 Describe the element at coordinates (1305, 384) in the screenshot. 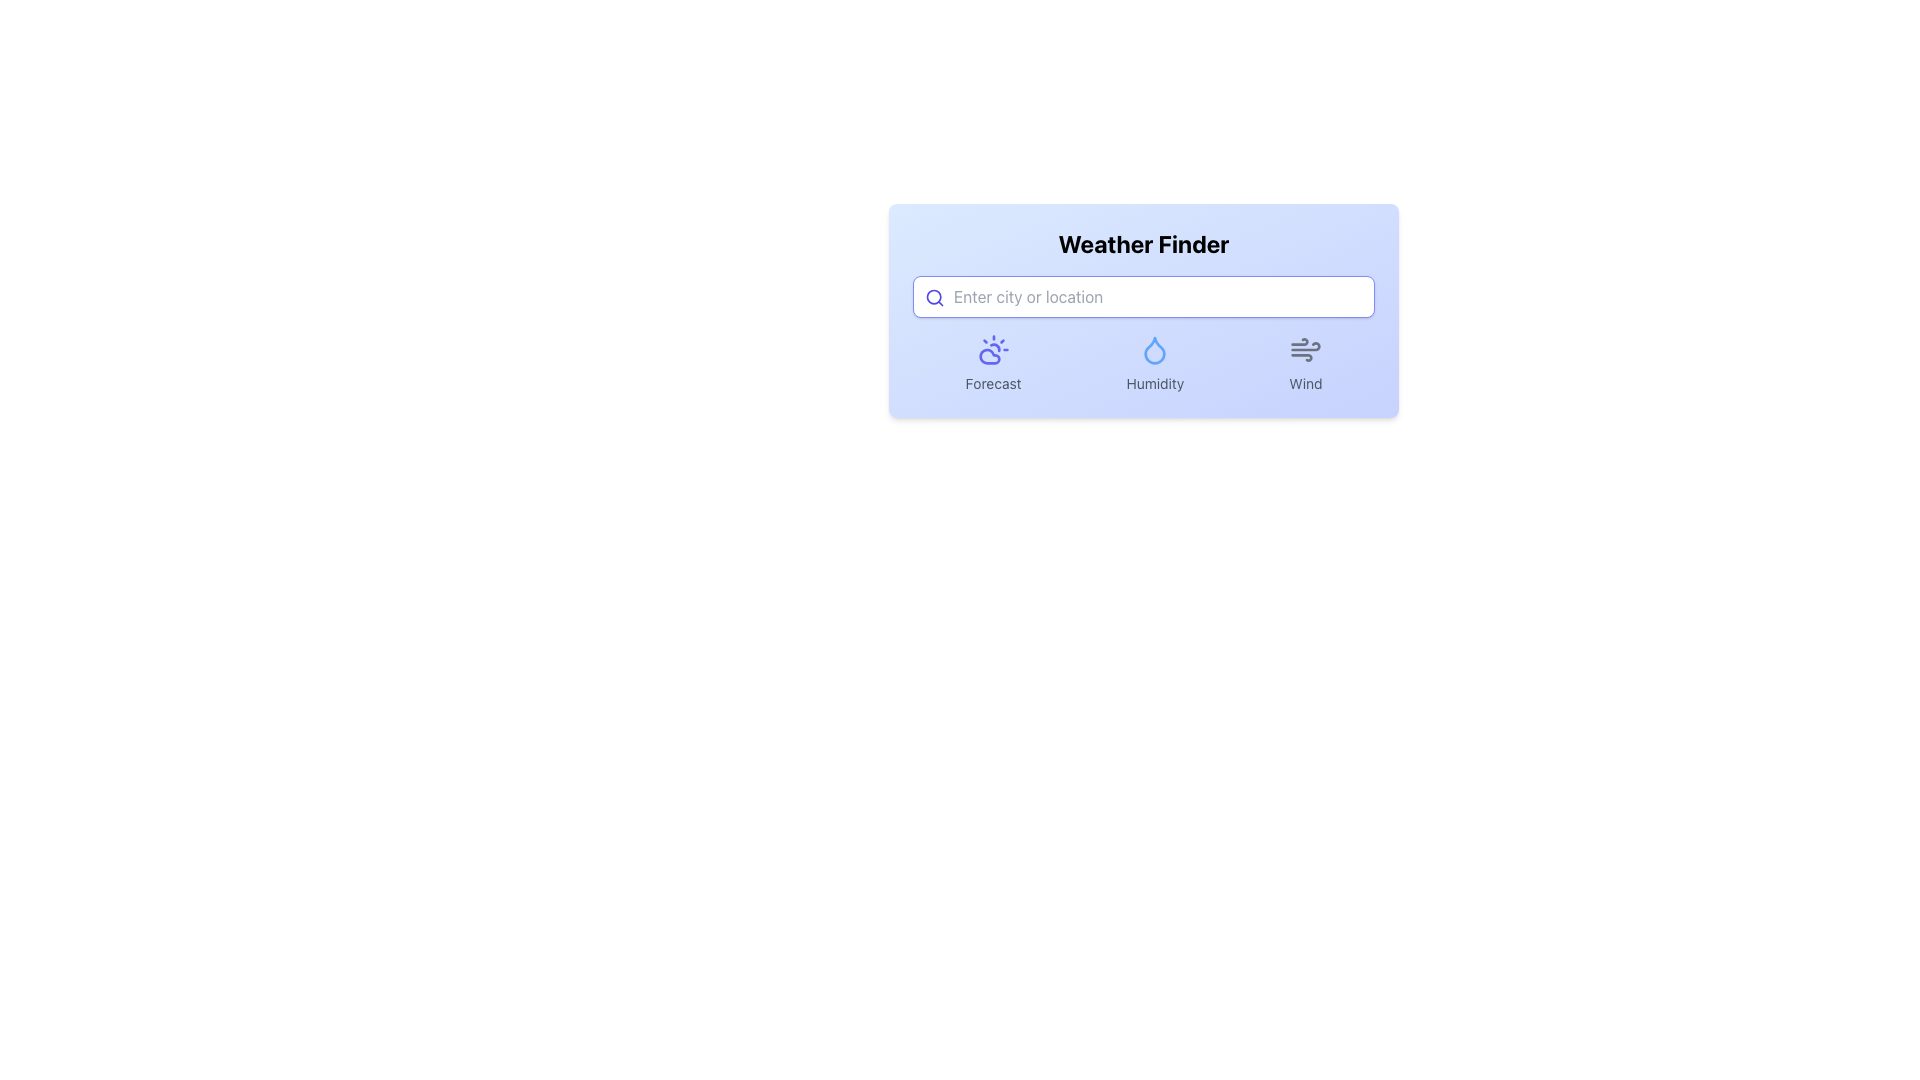

I see `the text label that describes the wind-related section in the weather search interface, located in the bottom-right section below the wind icon` at that location.